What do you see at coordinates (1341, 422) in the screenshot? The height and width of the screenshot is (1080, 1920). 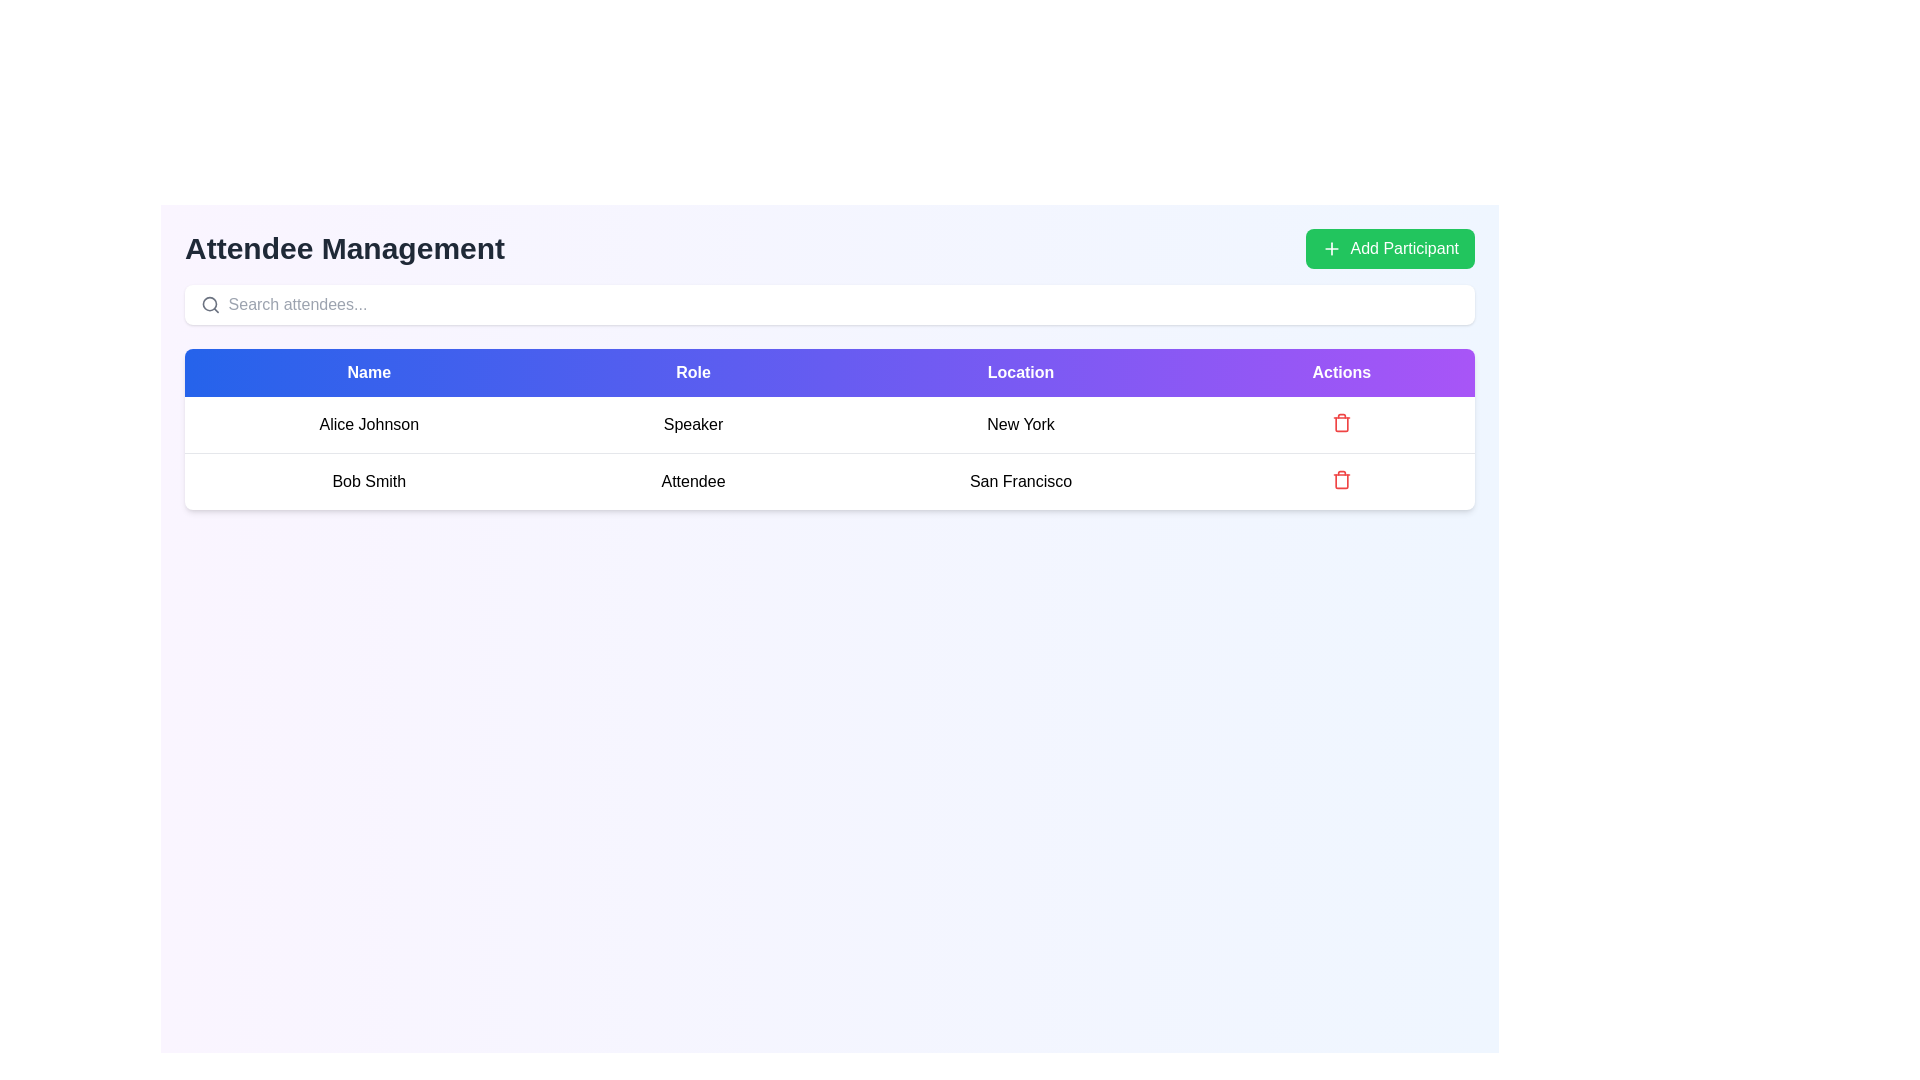 I see `the delete icon button located in the 'Actions' column of the table` at bounding box center [1341, 422].